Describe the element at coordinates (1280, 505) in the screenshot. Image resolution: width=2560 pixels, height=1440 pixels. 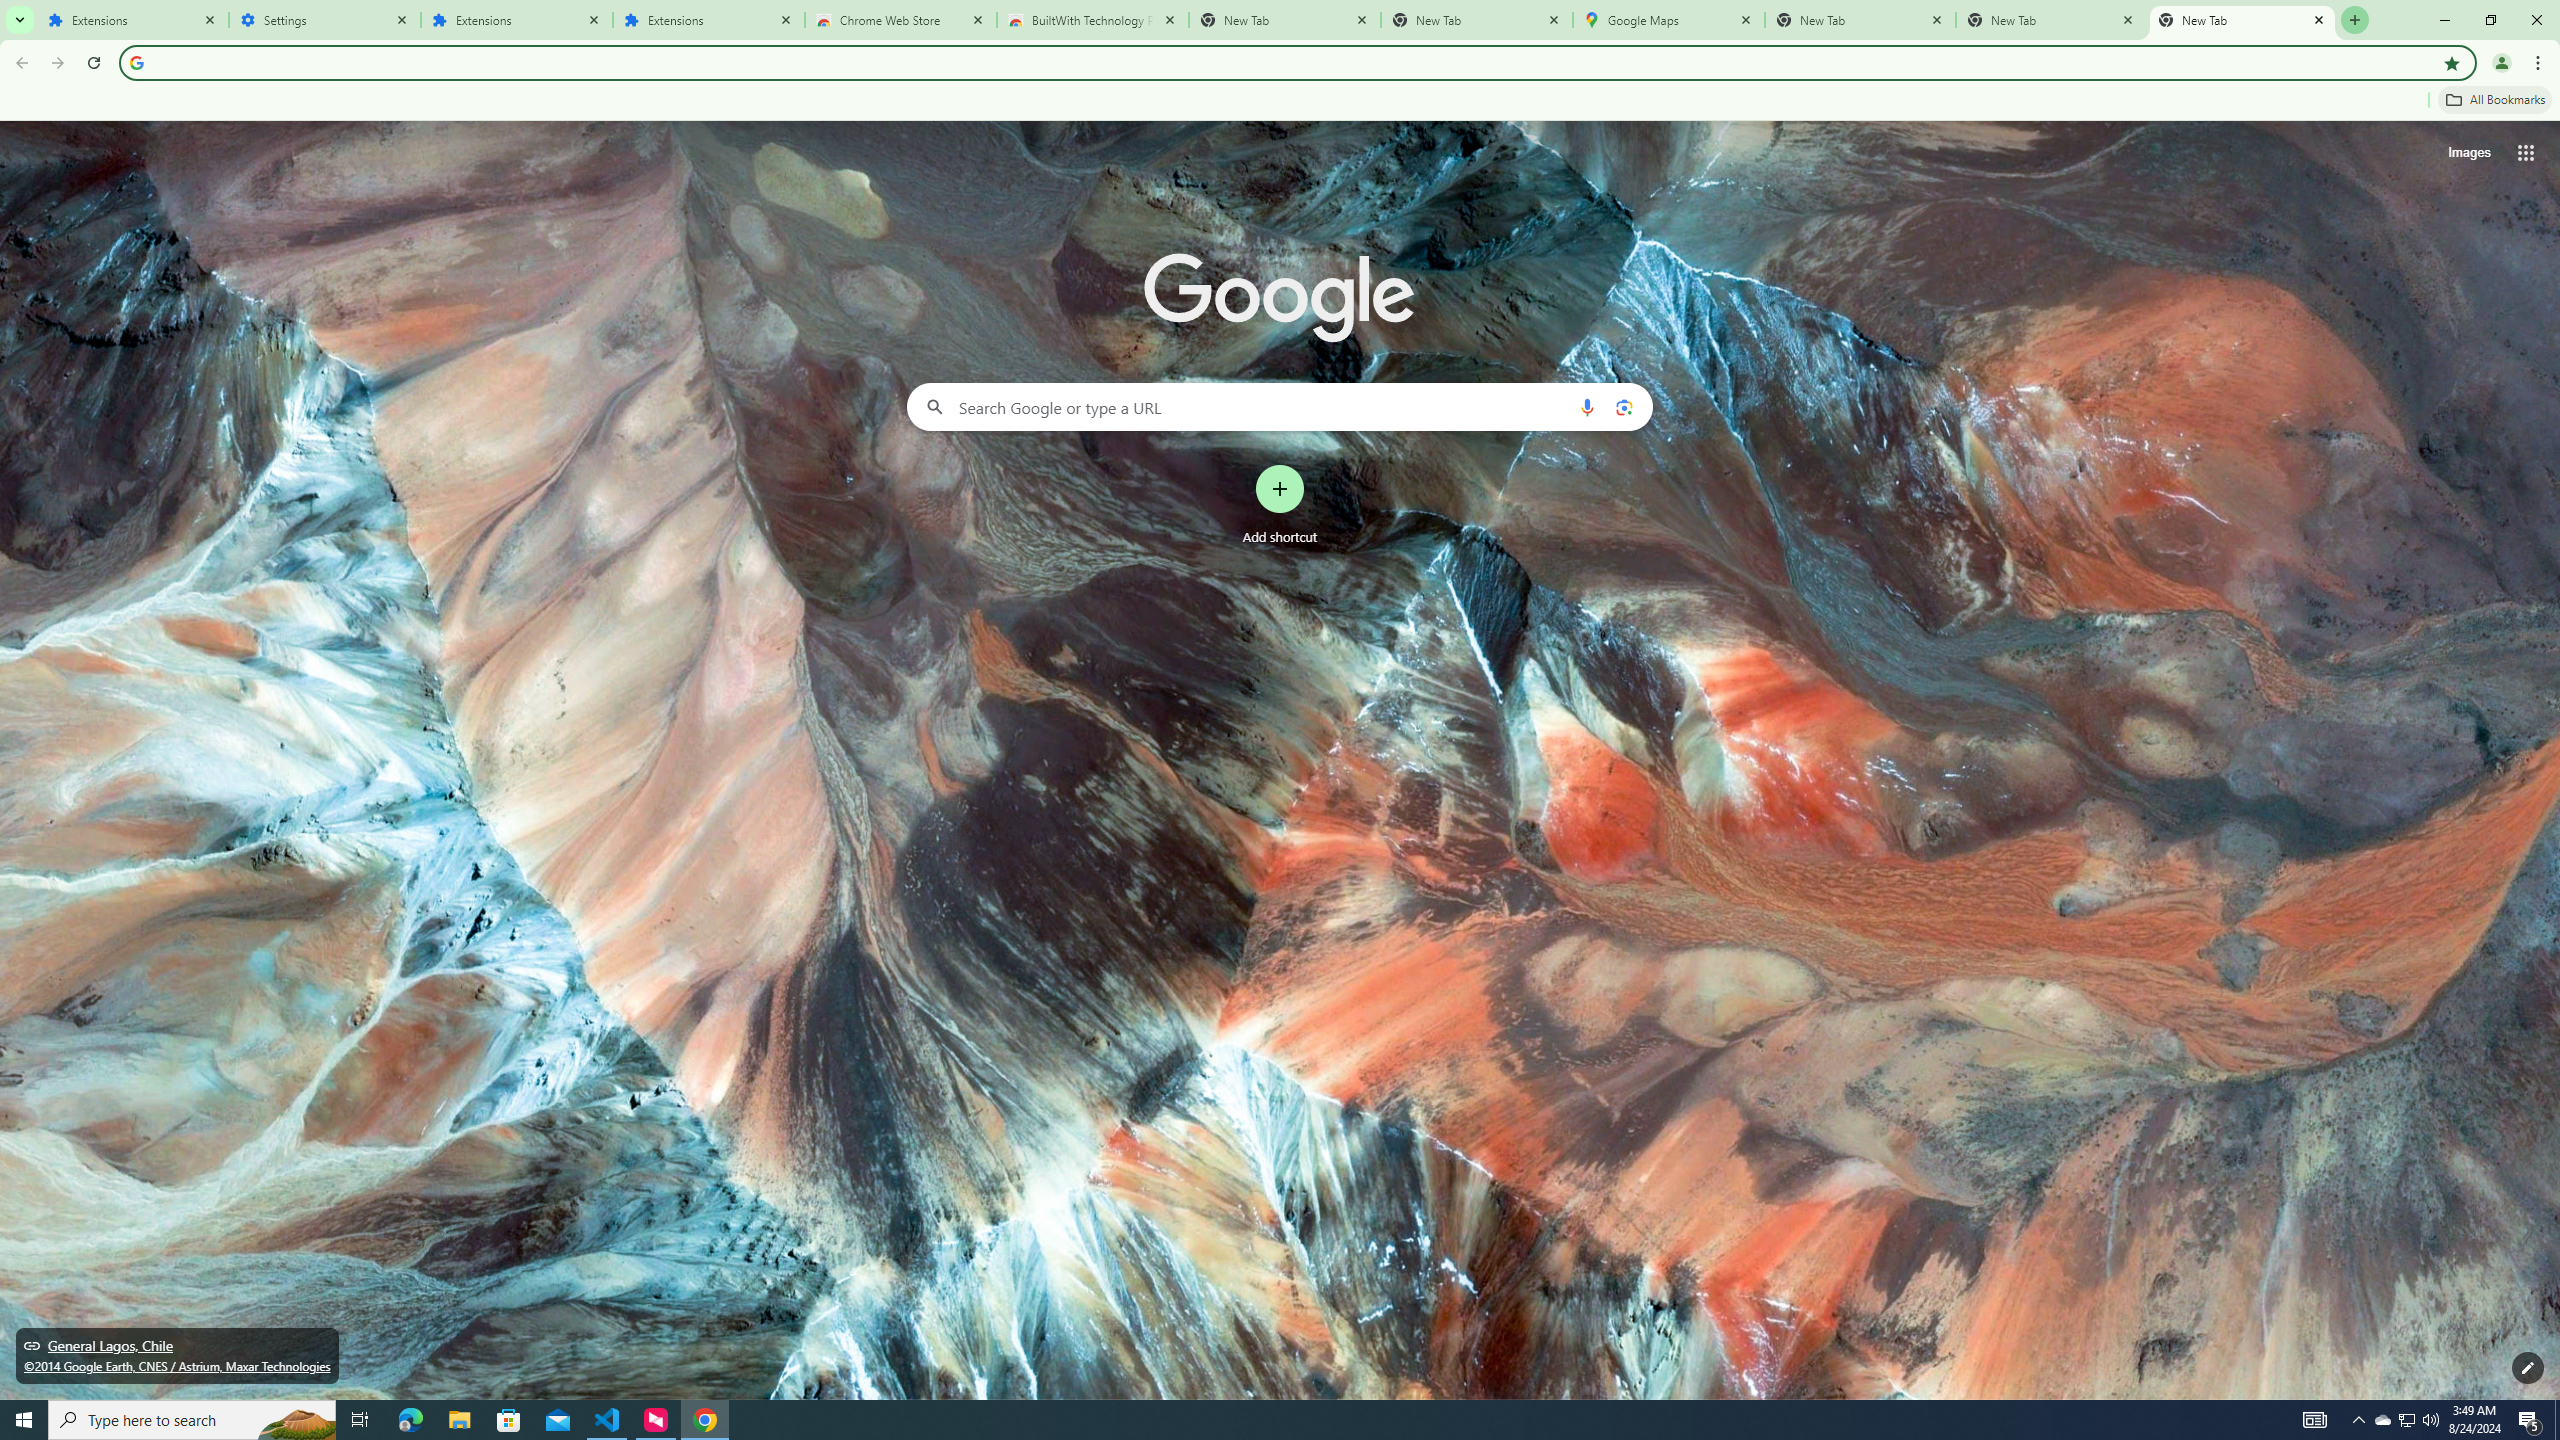
I see `'Add shortcut'` at that location.